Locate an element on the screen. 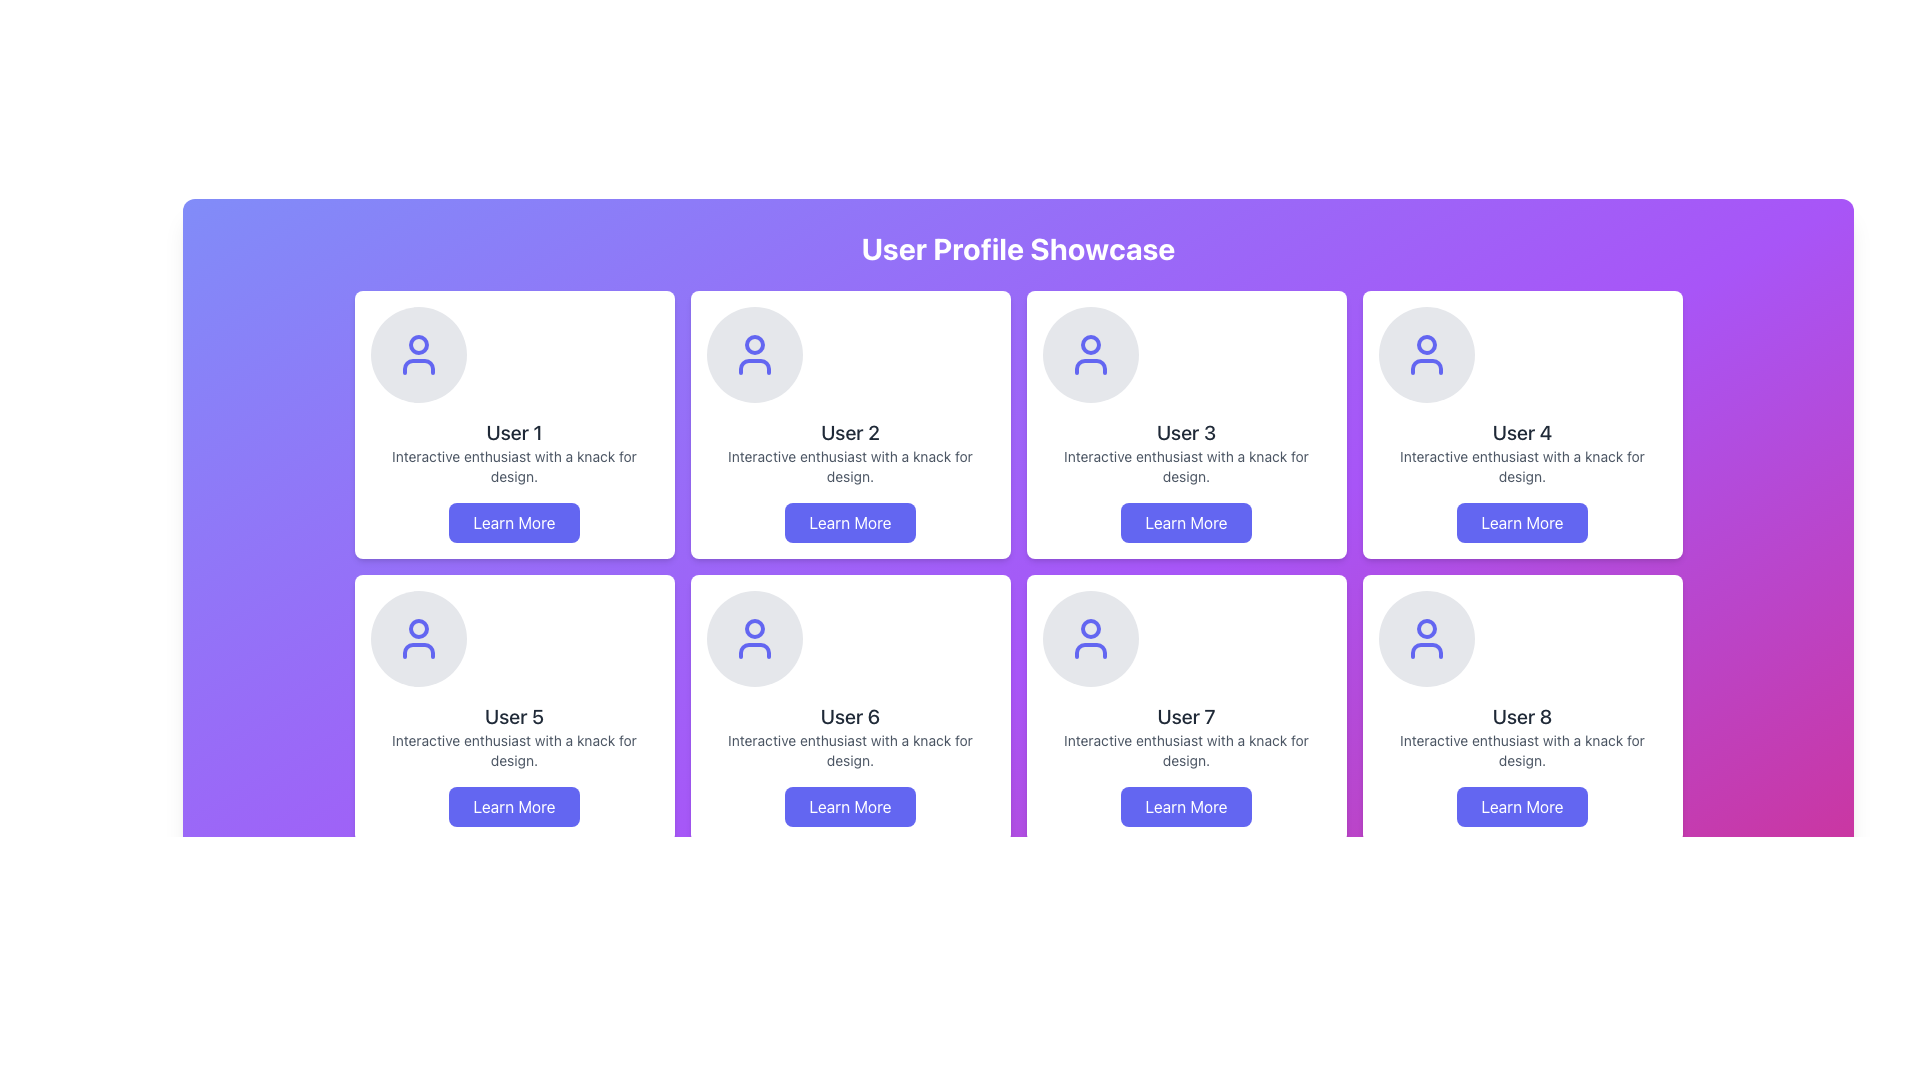  the text element located within the third user profile card of the top row, positioned below 'User 3' and above the 'Learn More' button is located at coordinates (1186, 466).